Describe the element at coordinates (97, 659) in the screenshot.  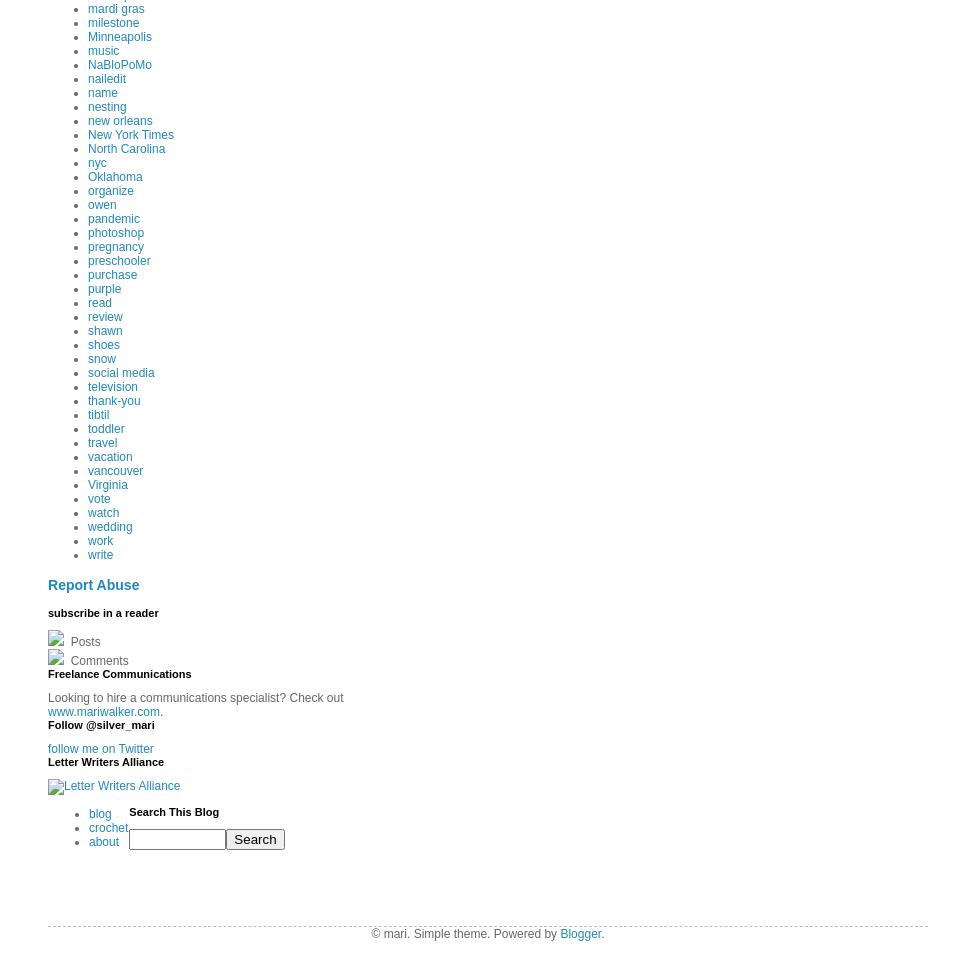
I see `'Comments'` at that location.